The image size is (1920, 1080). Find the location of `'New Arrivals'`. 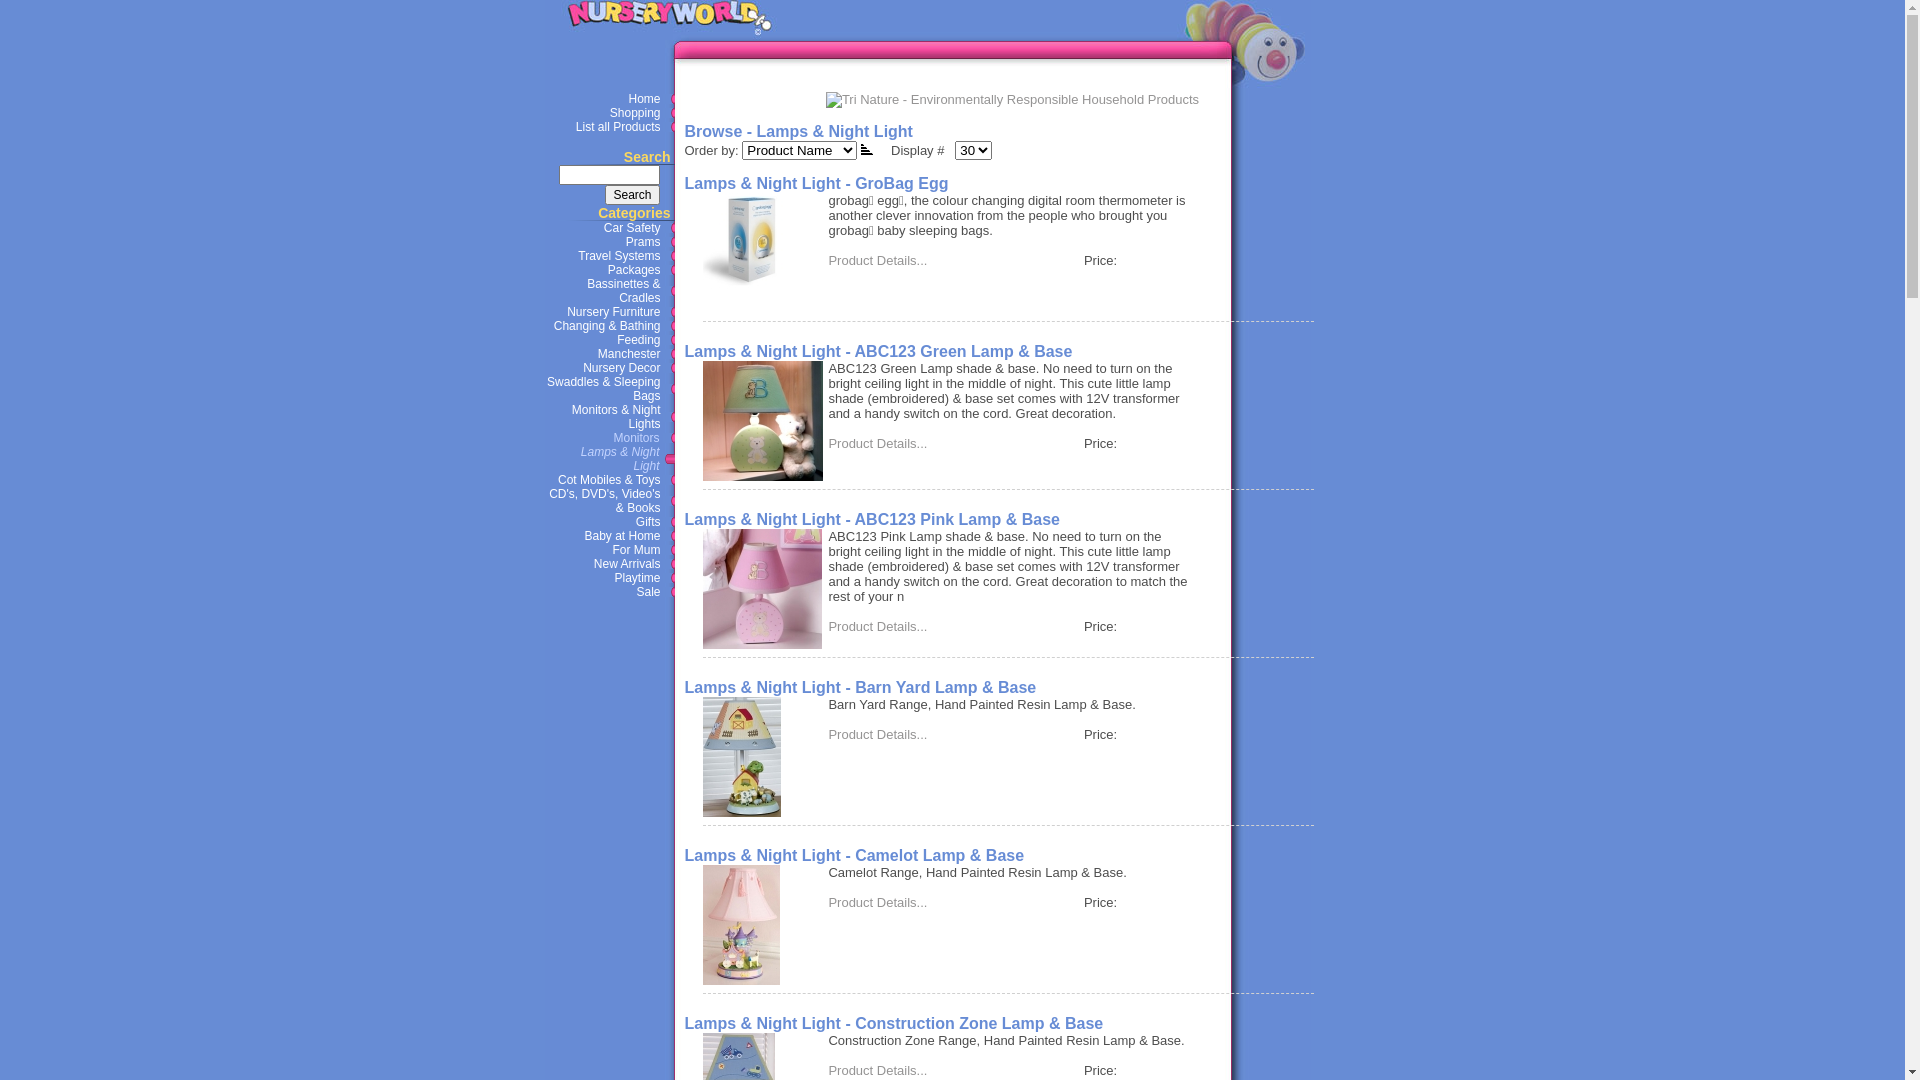

'New Arrivals' is located at coordinates (608, 563).